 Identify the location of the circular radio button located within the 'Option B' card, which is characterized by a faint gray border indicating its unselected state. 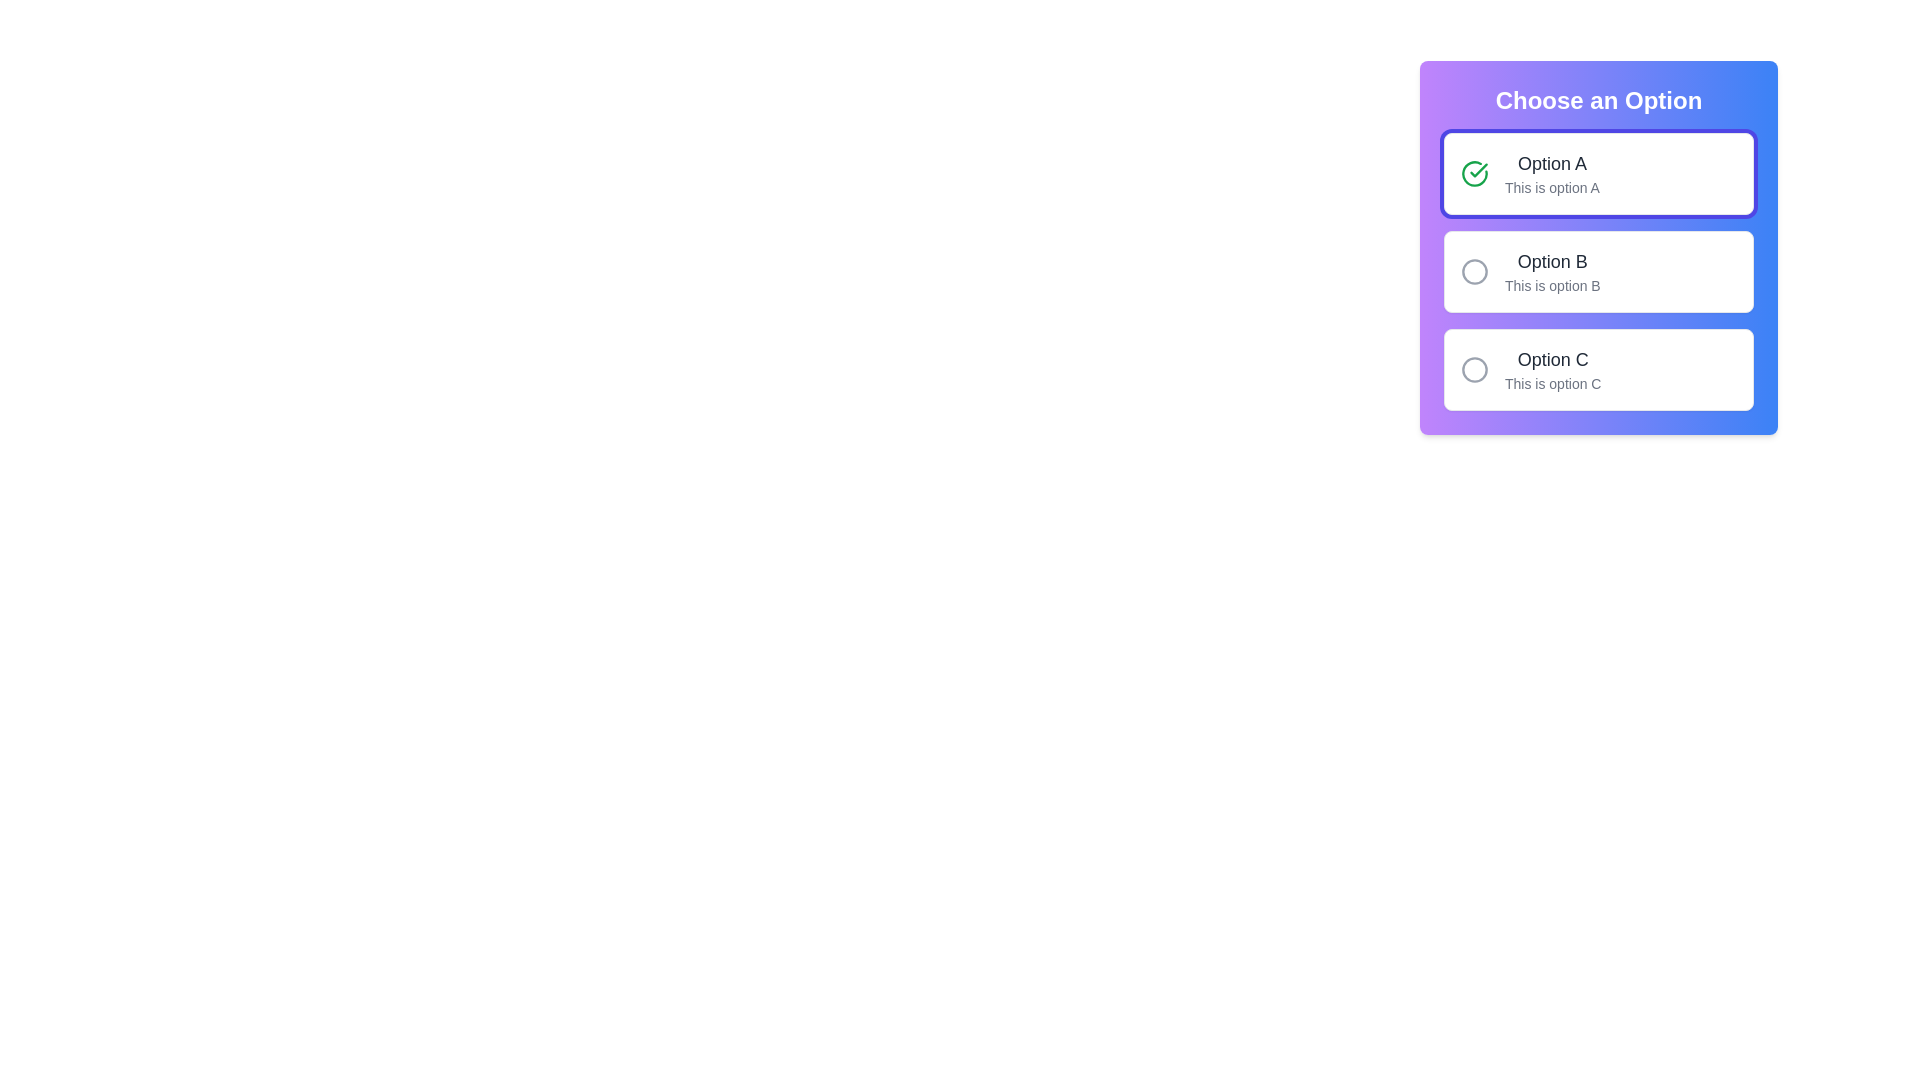
(1474, 272).